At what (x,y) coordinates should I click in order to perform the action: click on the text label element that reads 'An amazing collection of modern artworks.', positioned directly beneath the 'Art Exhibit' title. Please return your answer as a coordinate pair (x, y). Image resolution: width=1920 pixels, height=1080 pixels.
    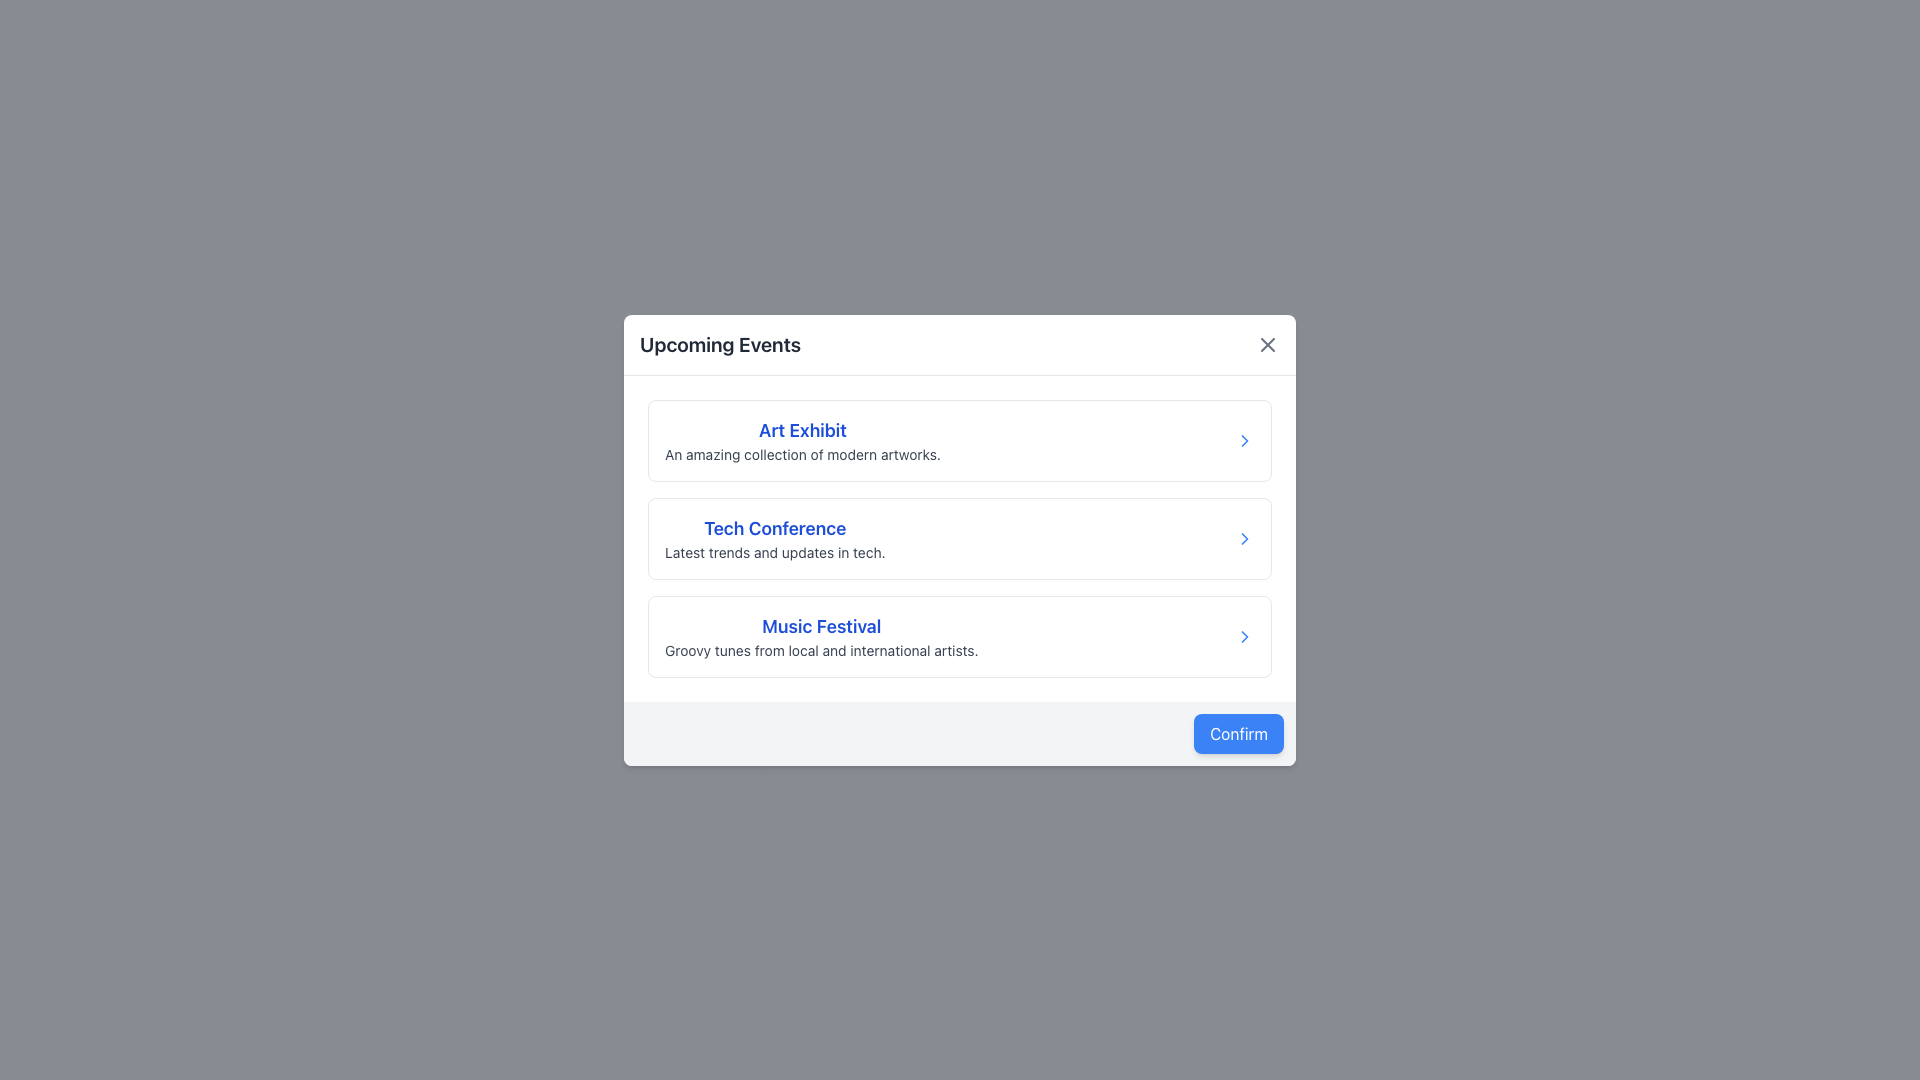
    Looking at the image, I should click on (802, 454).